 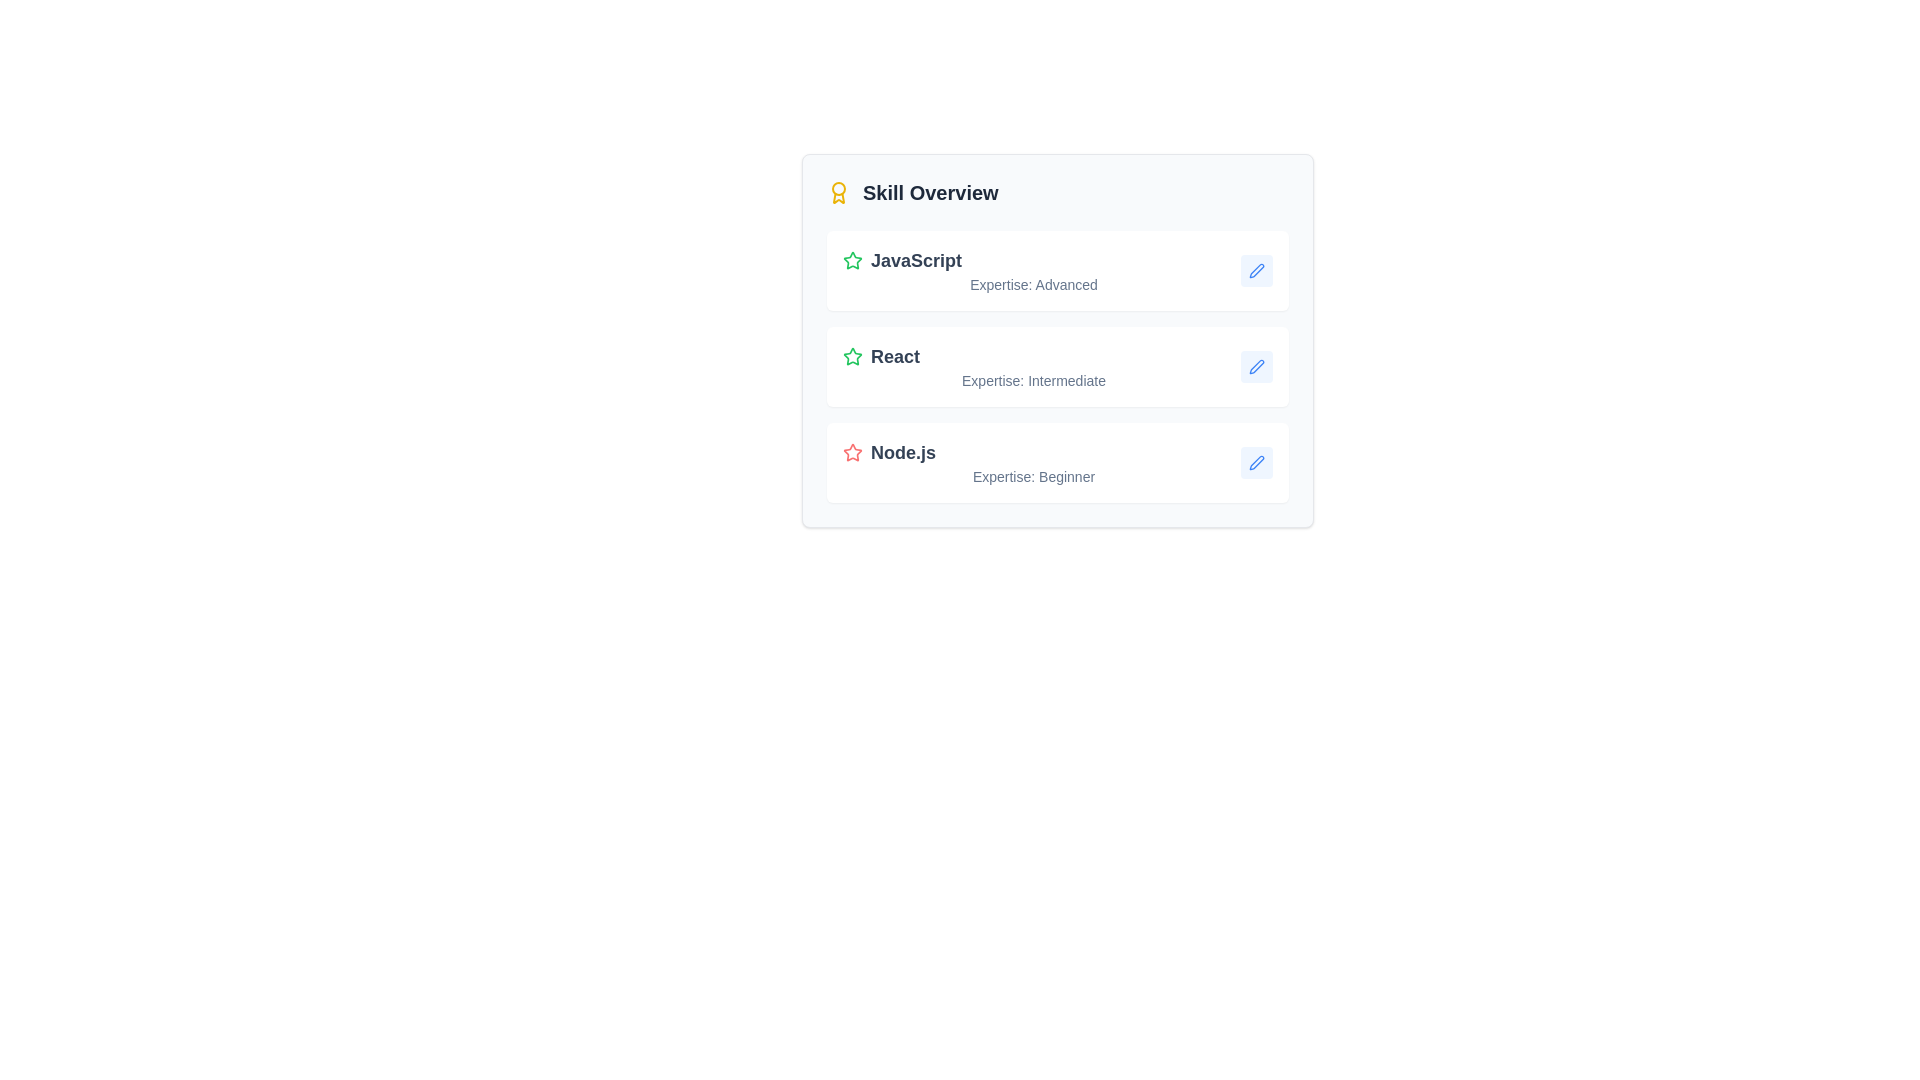 What do you see at coordinates (915, 260) in the screenshot?
I see `the 'JavaScript' text element in the 'Skill Overview' section, which serves as a label for the skill name and is located at the top of the skill items list` at bounding box center [915, 260].